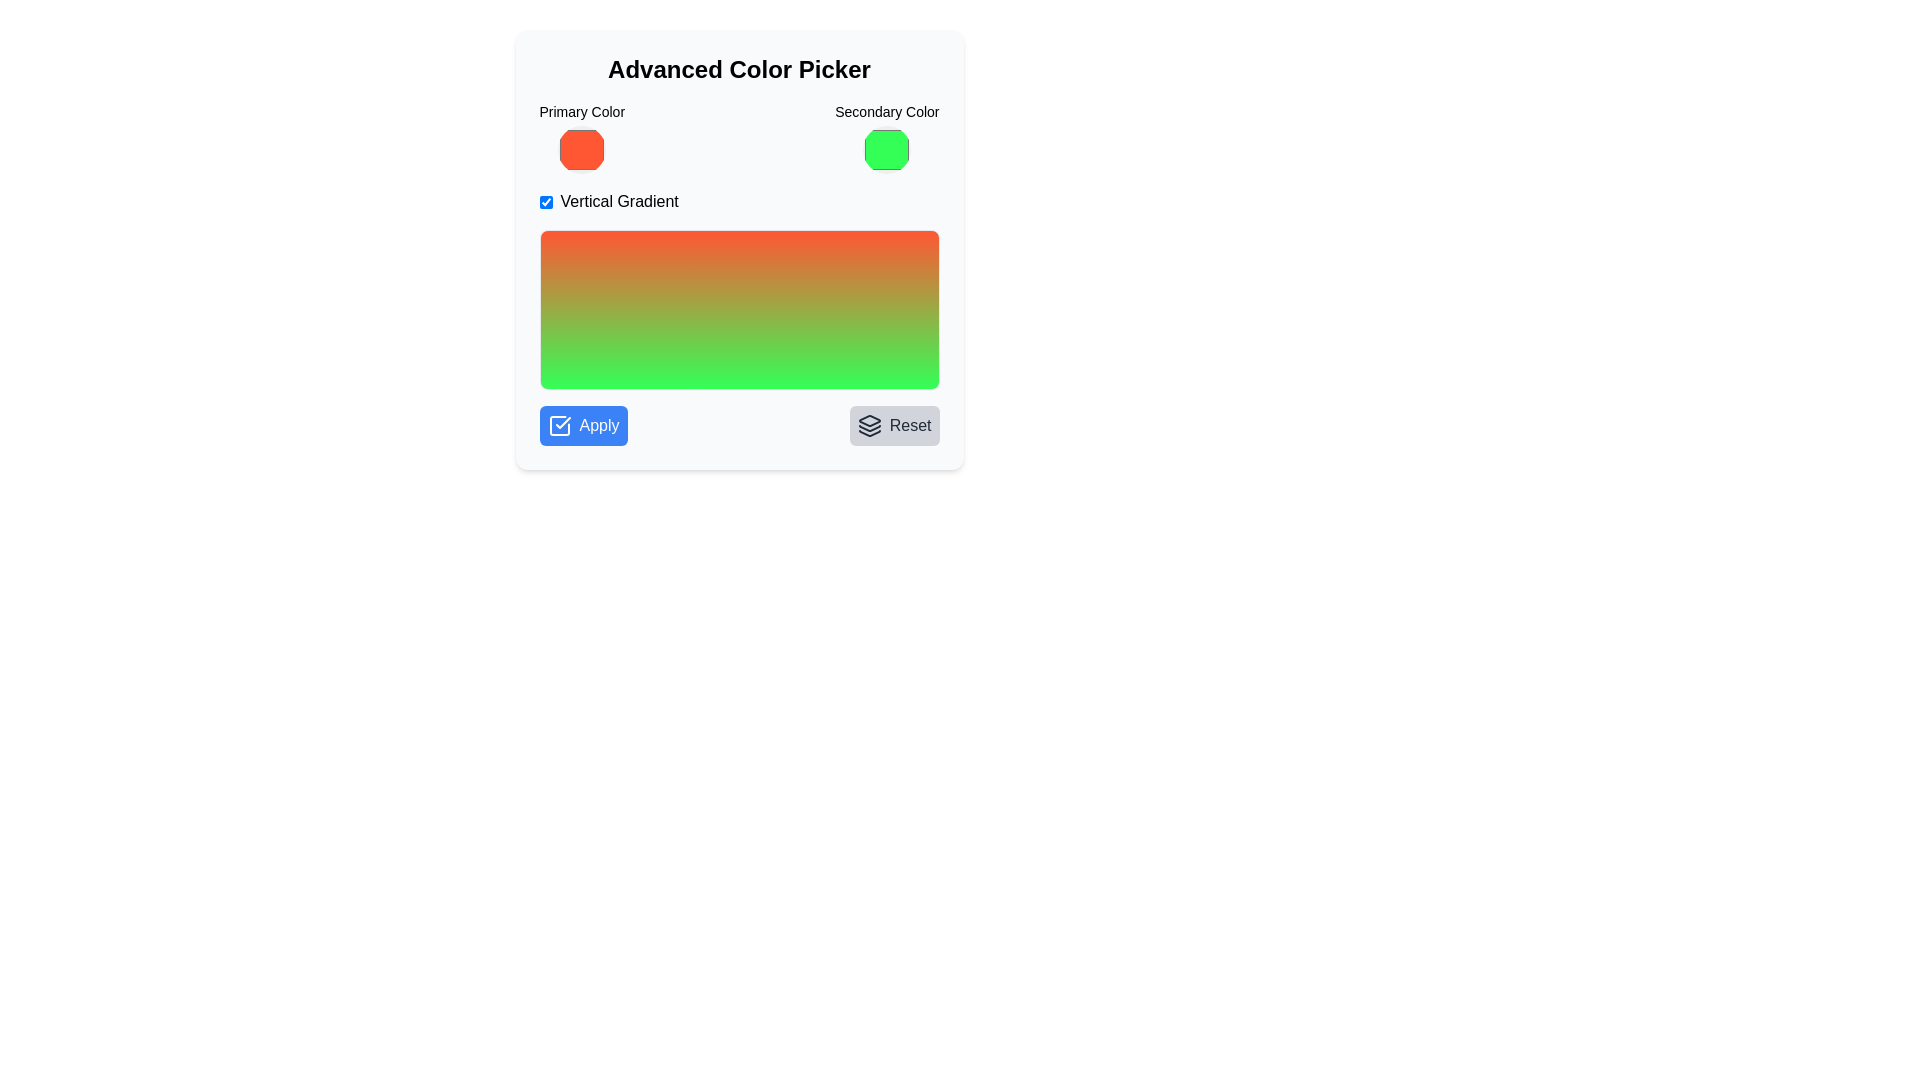  Describe the element at coordinates (618, 201) in the screenshot. I see `the 'Vertical Gradient' text label, which is styled with a standard black font and located next to a checkbox in a form-like group` at that location.